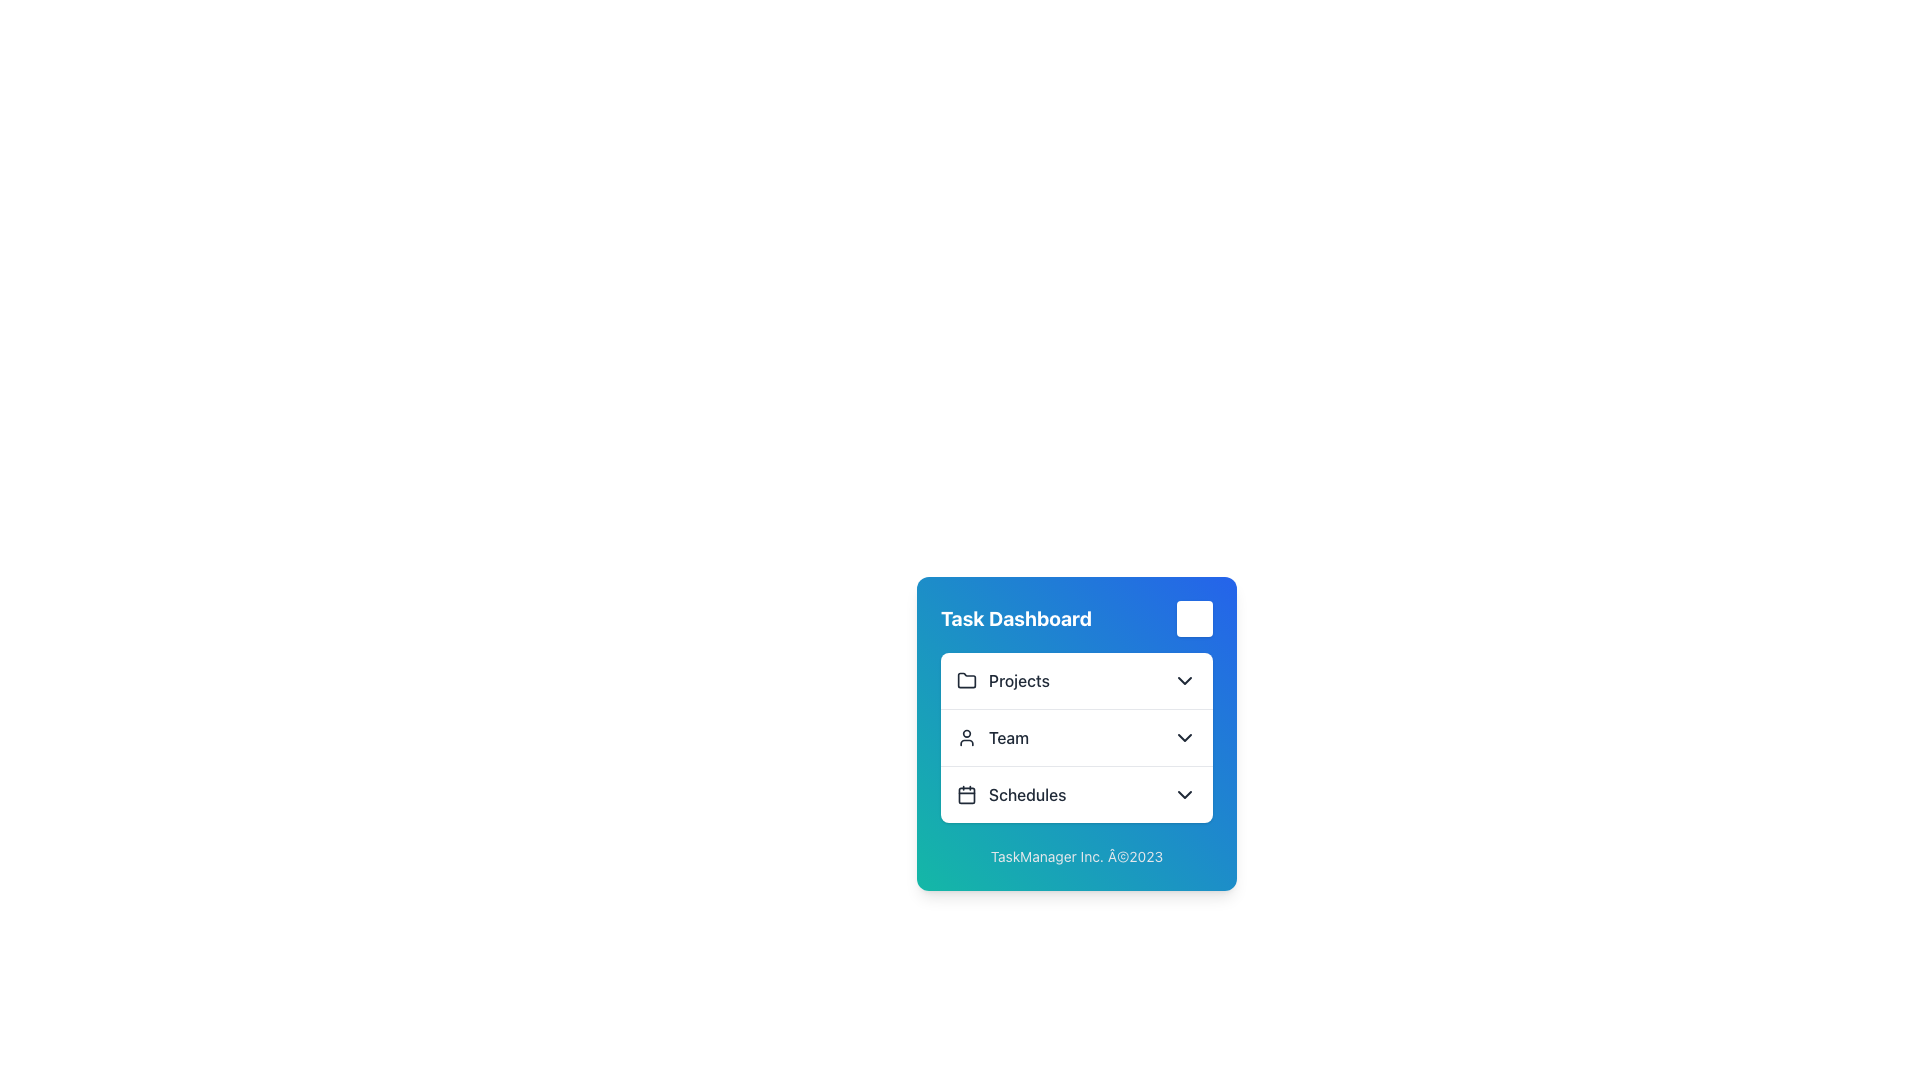 The height and width of the screenshot is (1080, 1920). I want to click on the 'Team' button, which is a composite UI element with a user icon and the text 'Team' next to it, so click(993, 737).